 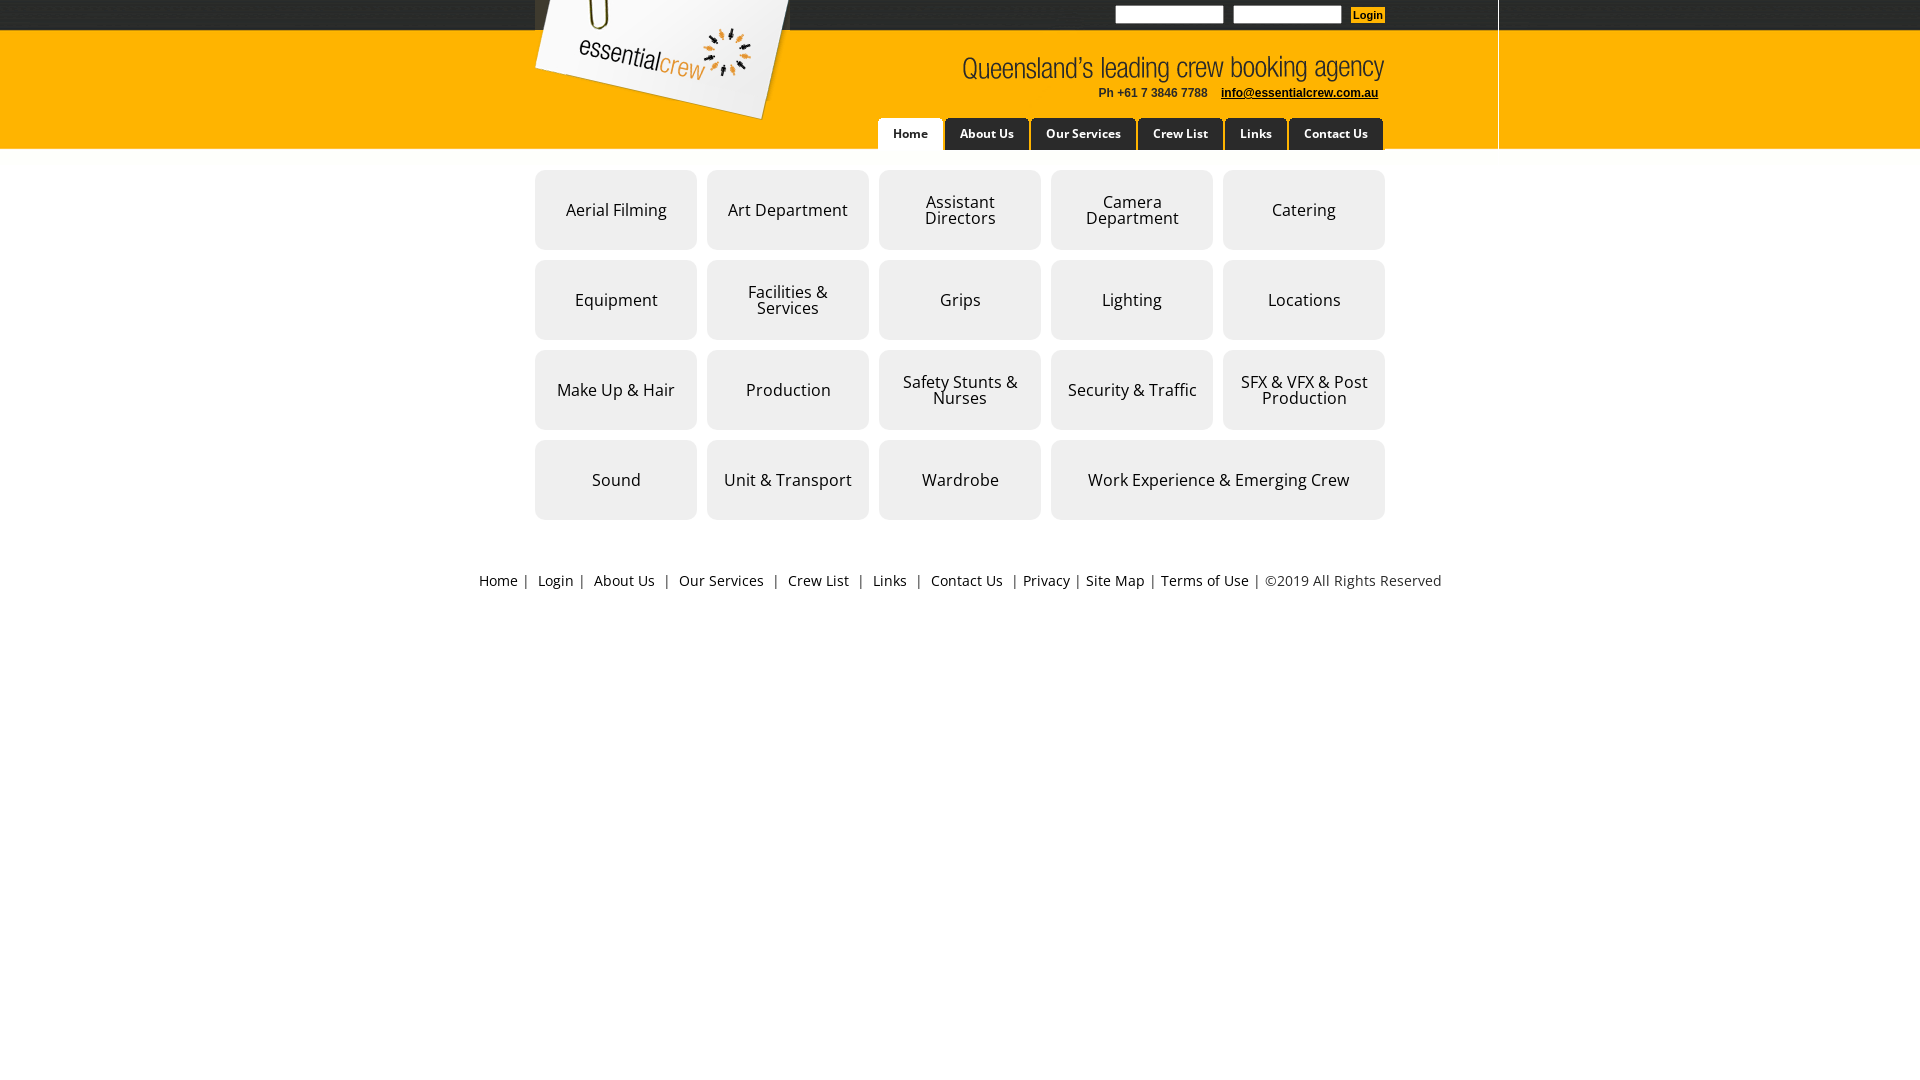 I want to click on 'SFX & VFX & Post Production', so click(x=1304, y=389).